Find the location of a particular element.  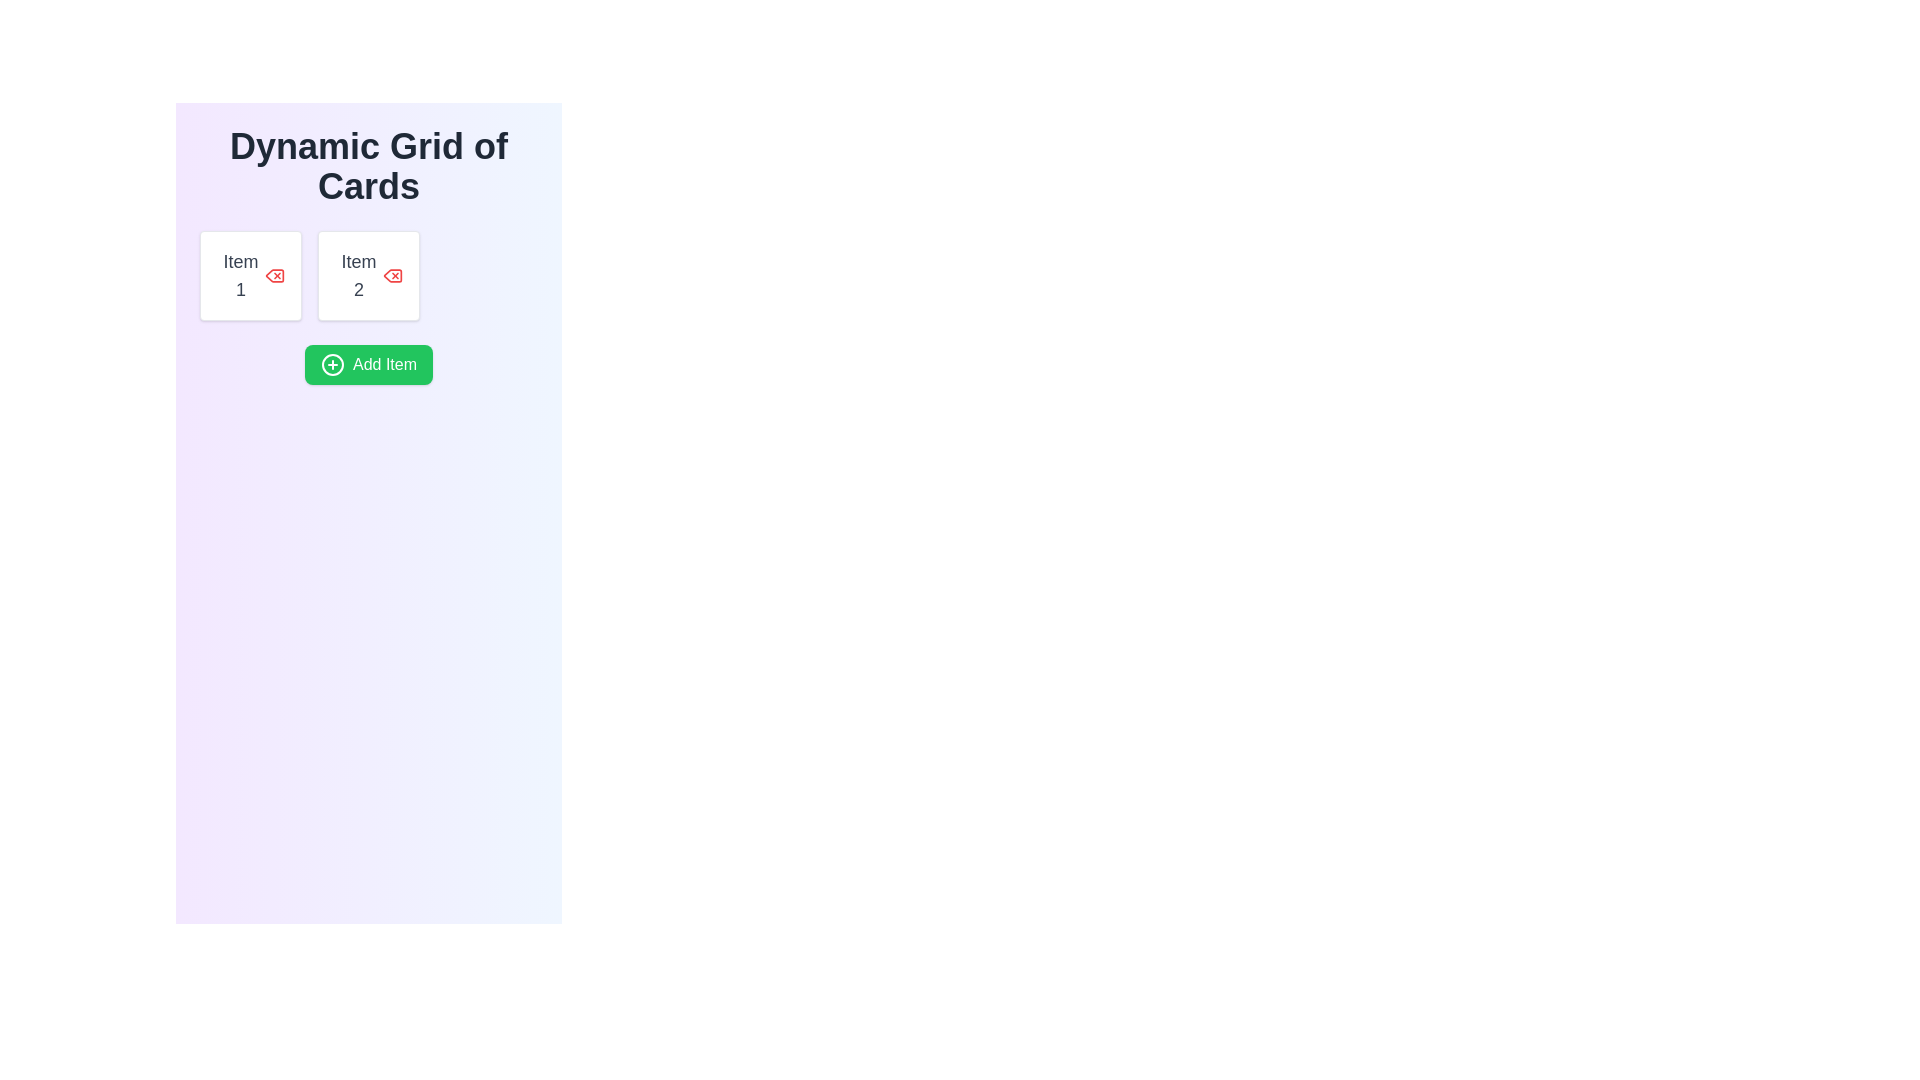

the text label is located at coordinates (240, 276).